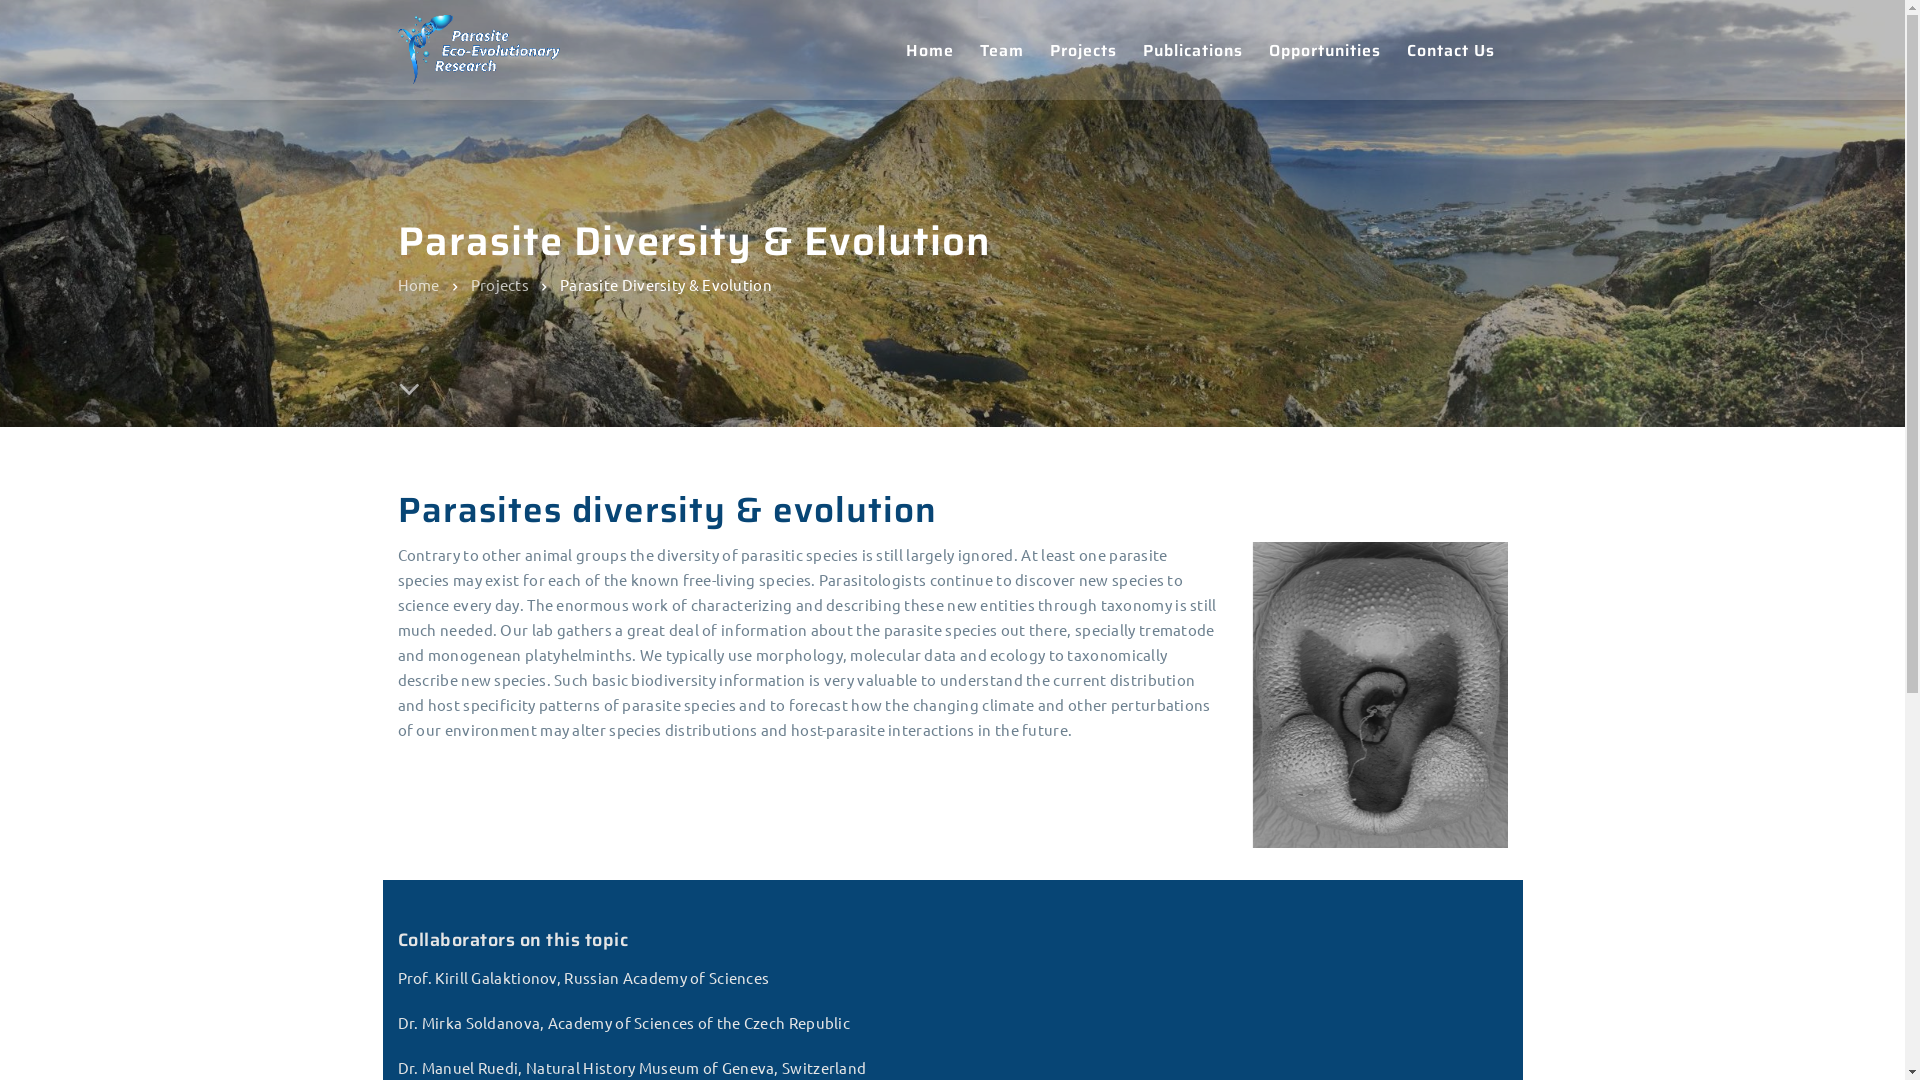 This screenshot has width=1920, height=1080. What do you see at coordinates (845, 935) in the screenshot?
I see `'Opportunities'` at bounding box center [845, 935].